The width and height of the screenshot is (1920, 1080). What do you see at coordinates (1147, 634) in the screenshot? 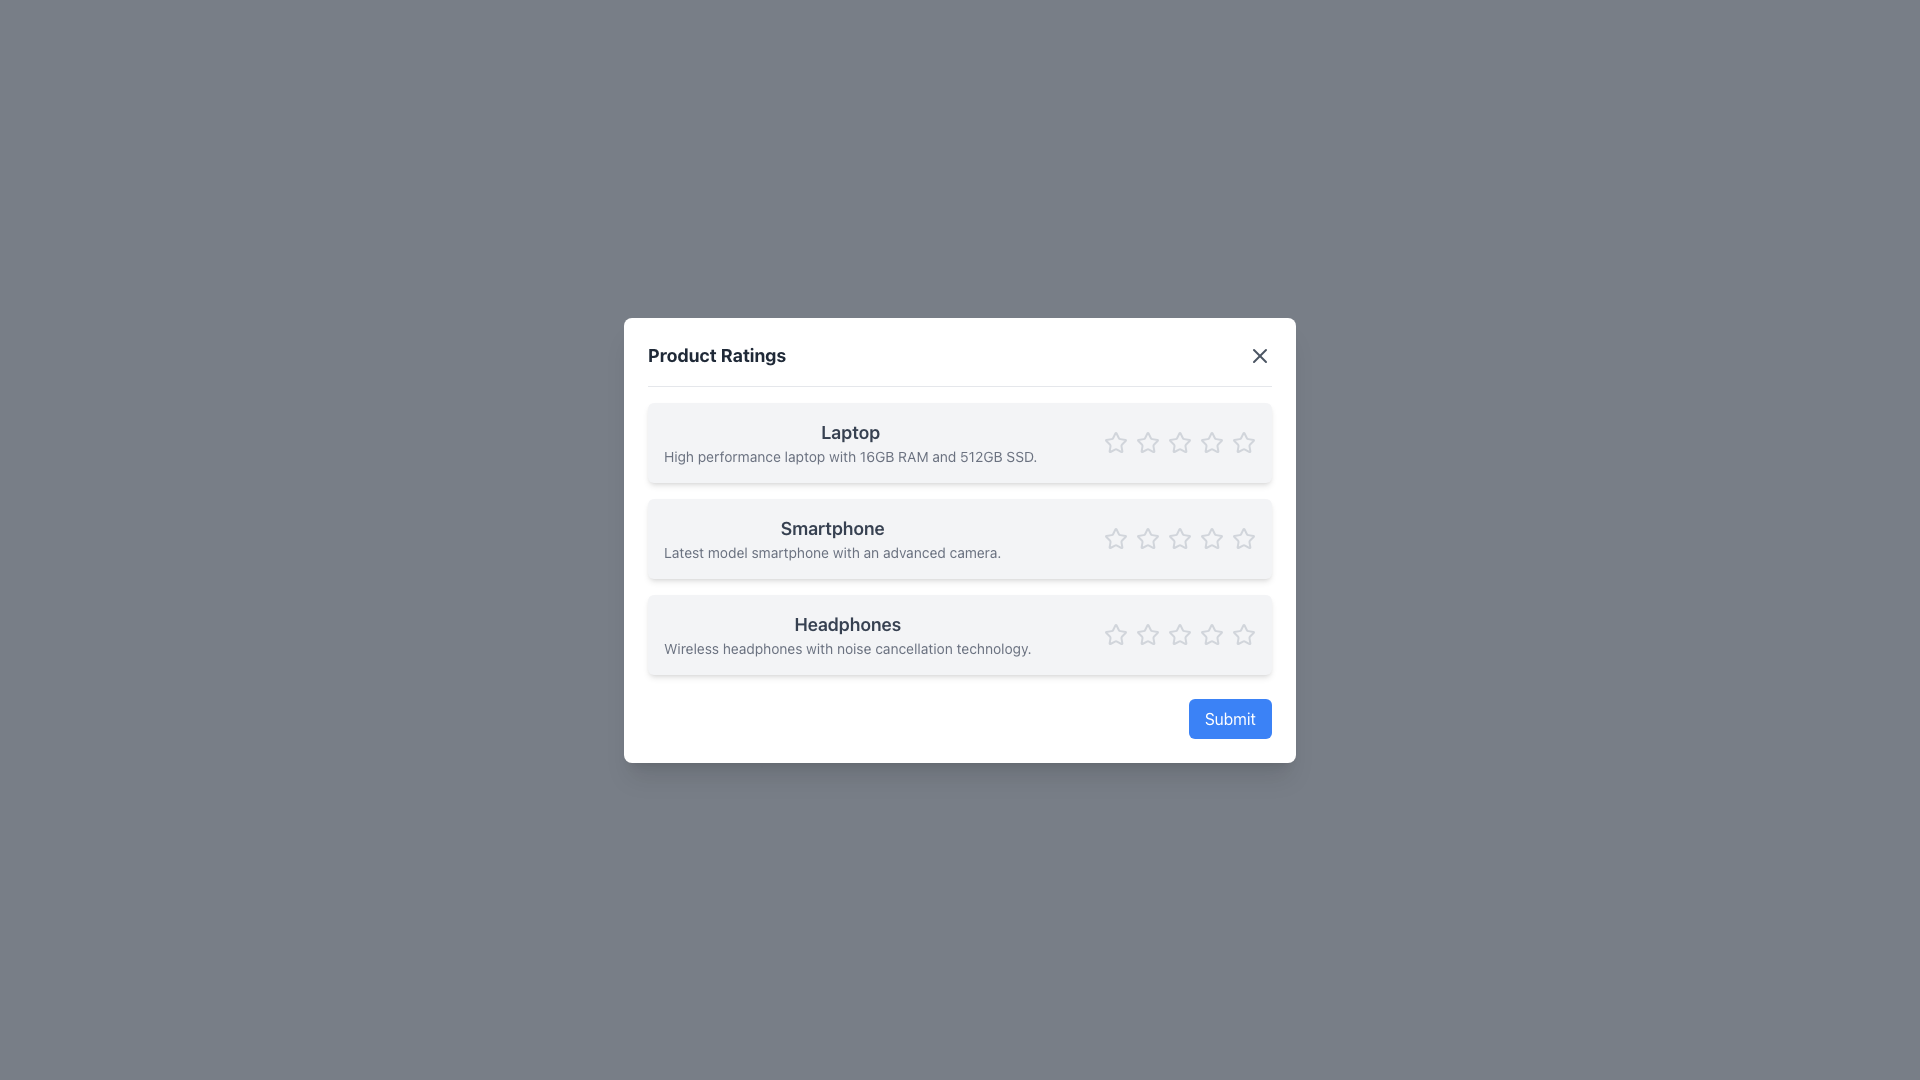
I see `the first star icon in the horizontal group of five stars for the 'Headphones' product ratings, which is currently unselected and outlined in gray` at bounding box center [1147, 634].